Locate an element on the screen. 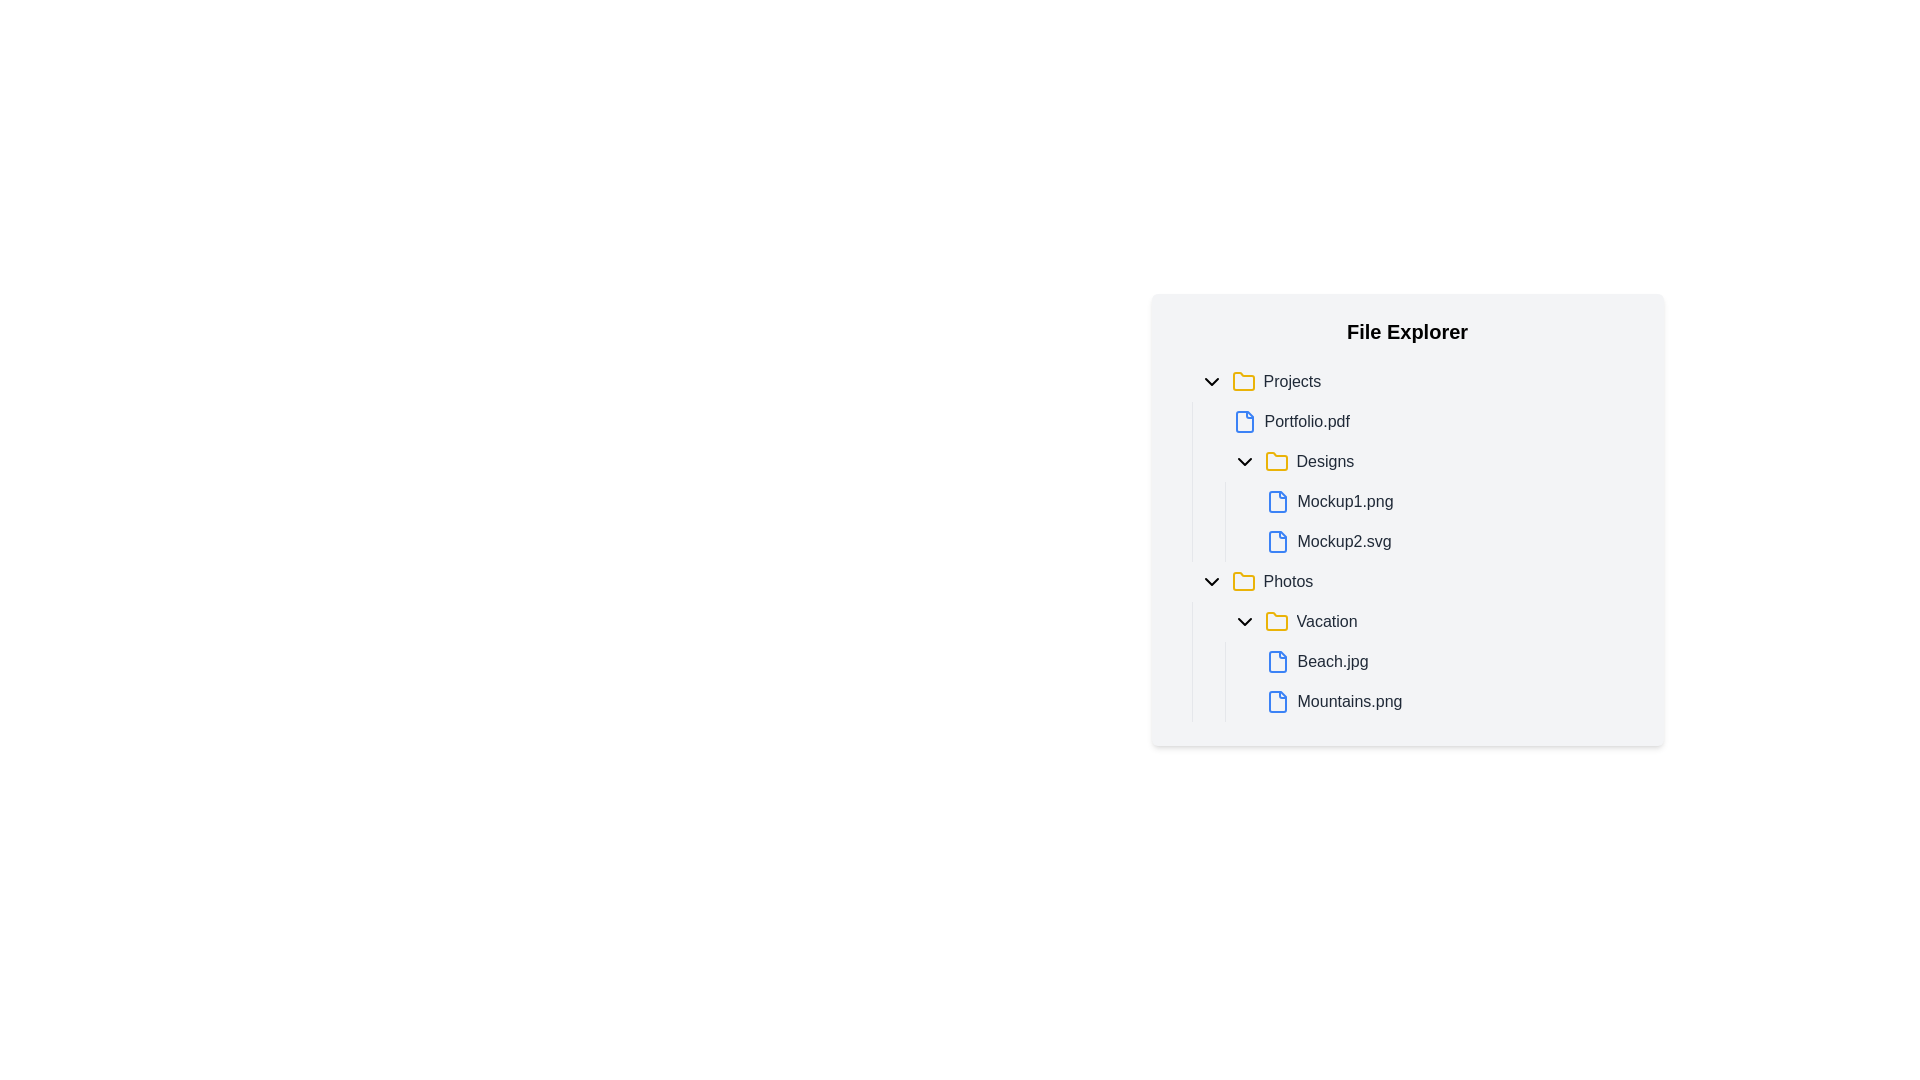 This screenshot has height=1080, width=1920. the 'Vacation' text label displayed in gray font, which is located to the right of the yellow folder icon in the 'File Explorer' interface is located at coordinates (1327, 620).